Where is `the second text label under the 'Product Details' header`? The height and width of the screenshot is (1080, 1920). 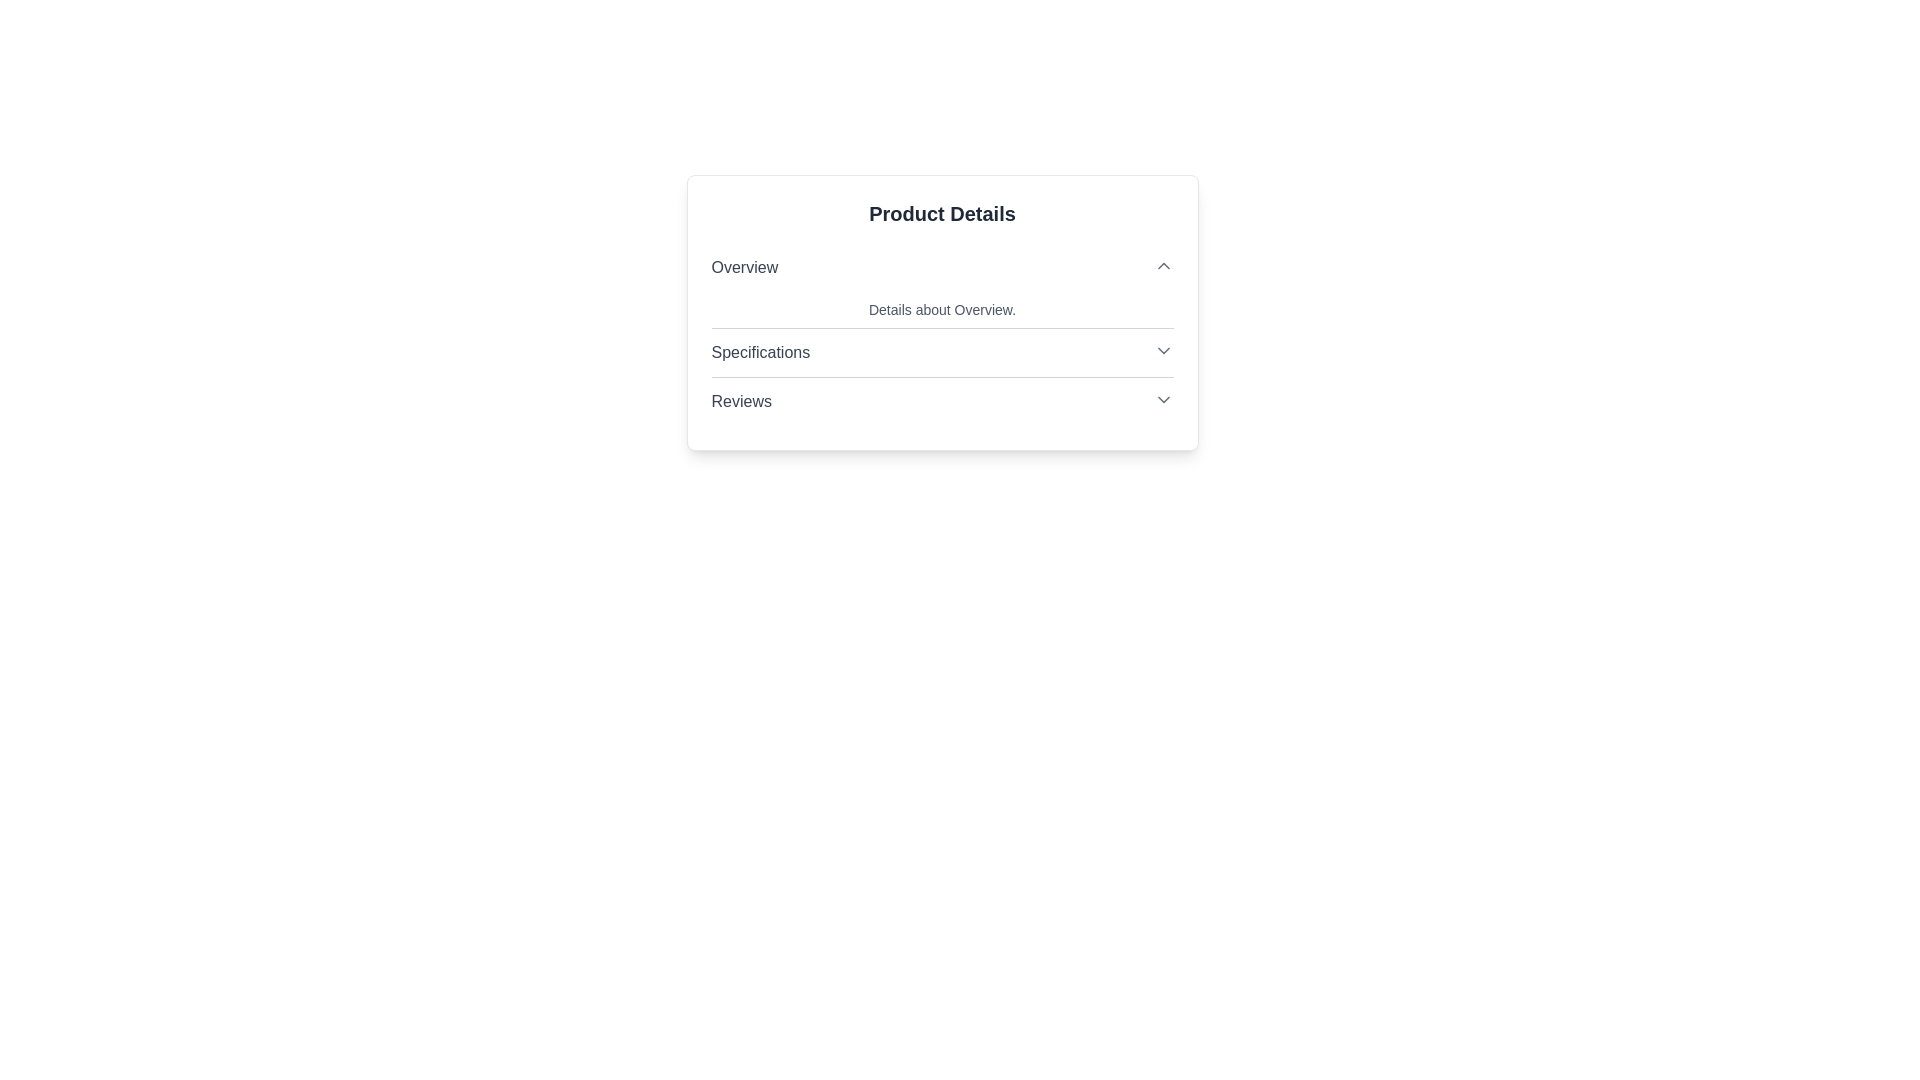
the second text label under the 'Product Details' header is located at coordinates (759, 352).